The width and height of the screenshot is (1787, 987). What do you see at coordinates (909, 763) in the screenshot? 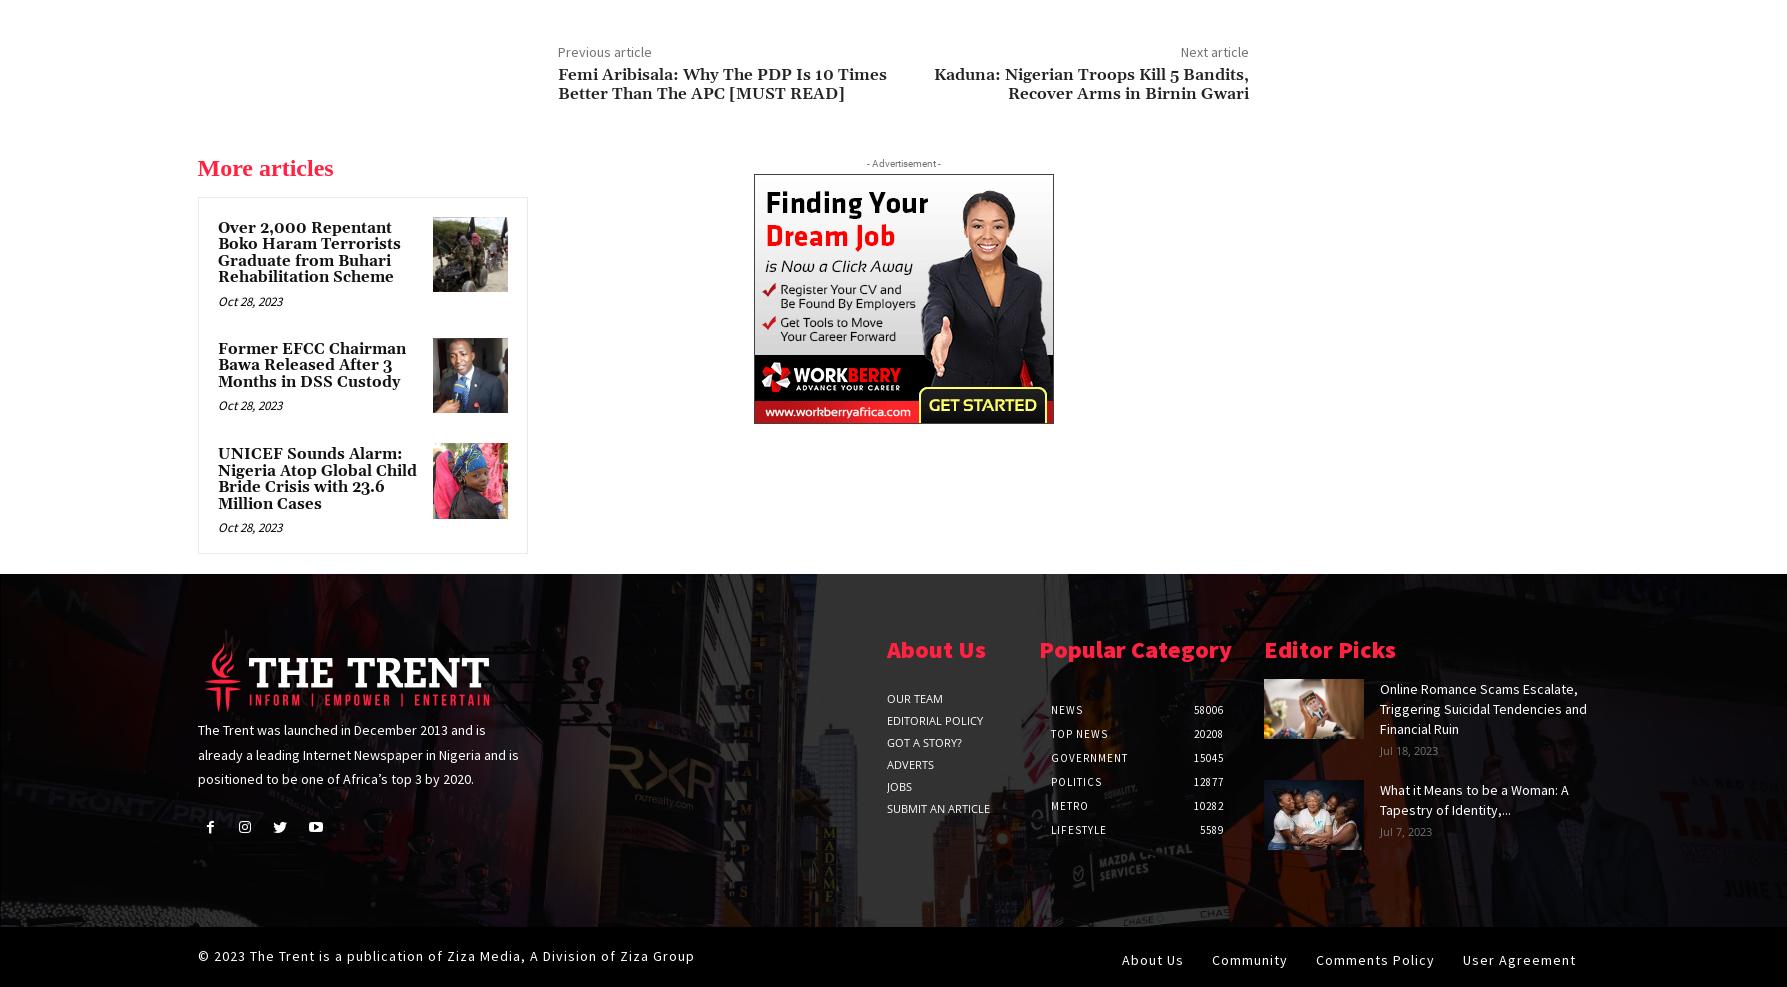
I see `'Adverts'` at bounding box center [909, 763].